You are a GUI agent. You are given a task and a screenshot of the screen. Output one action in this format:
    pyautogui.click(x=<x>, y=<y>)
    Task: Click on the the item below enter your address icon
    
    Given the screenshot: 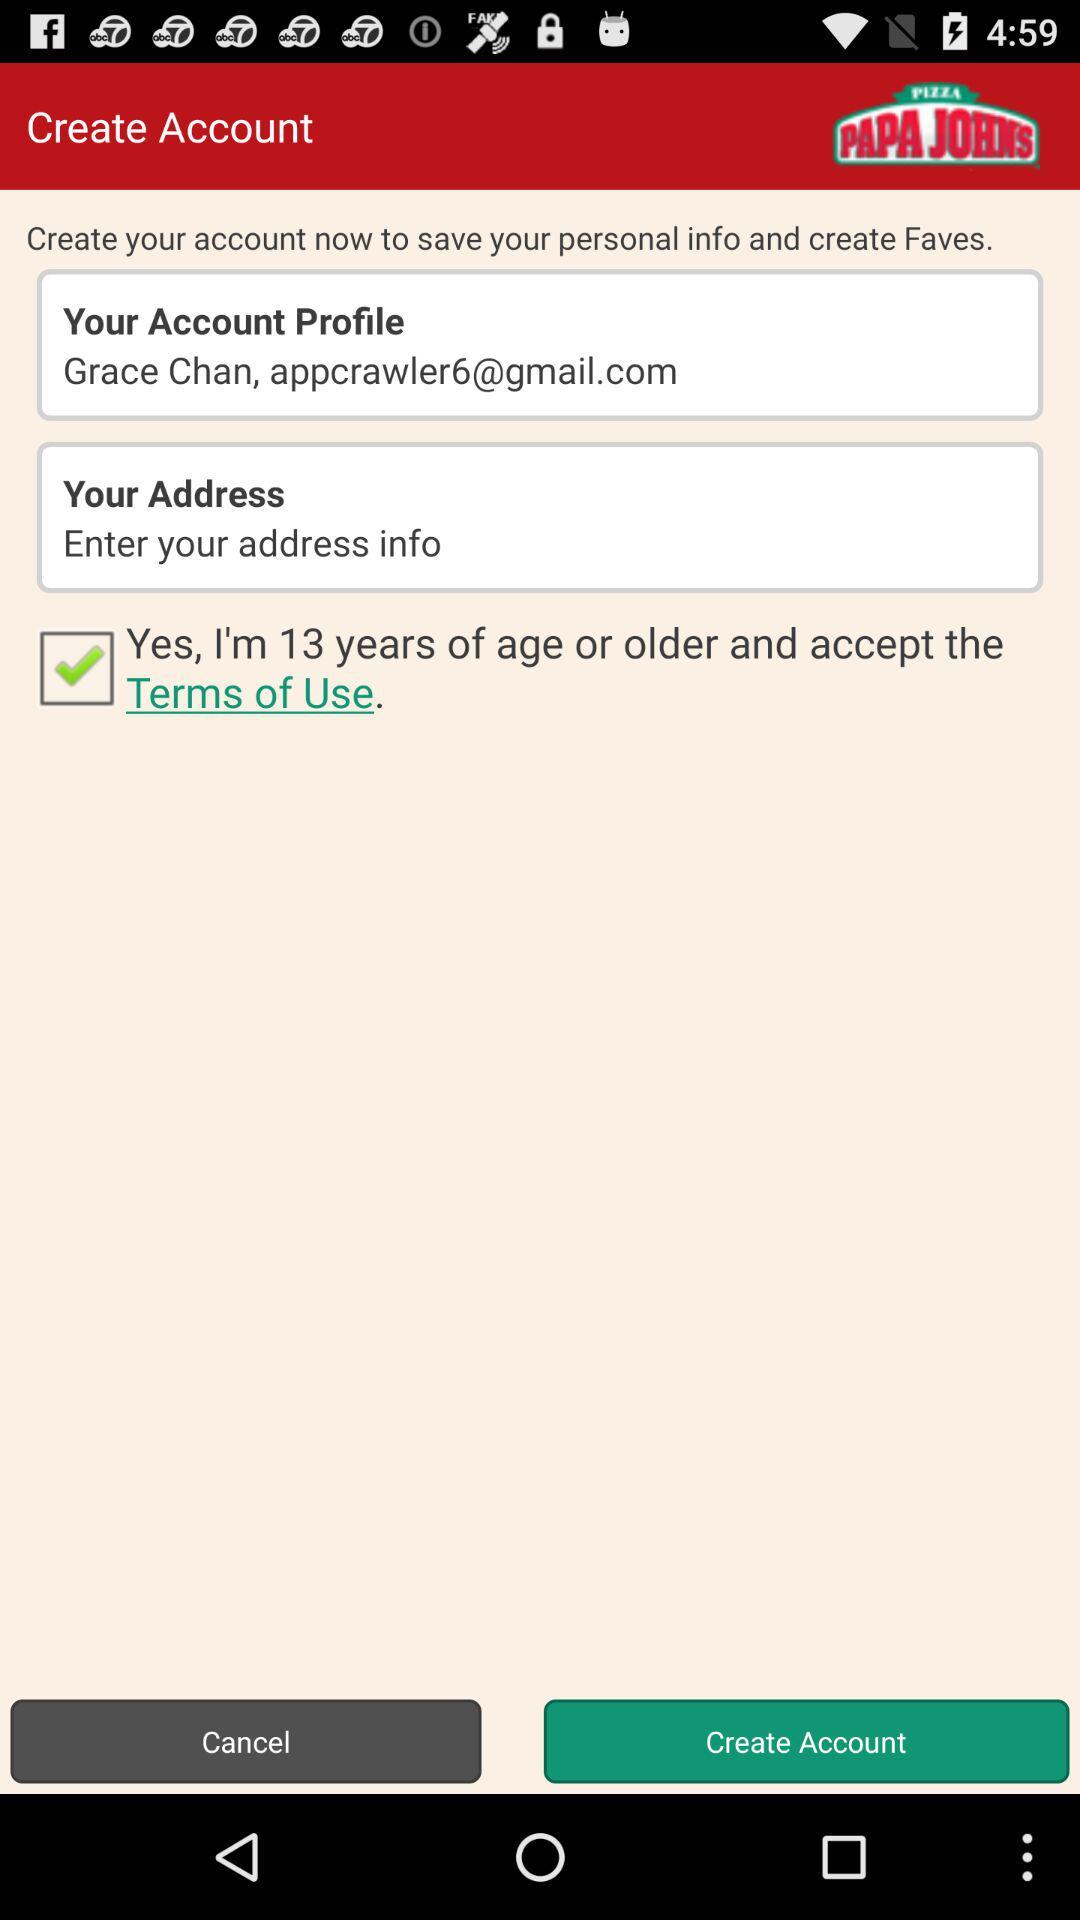 What is the action you would take?
    pyautogui.click(x=75, y=666)
    